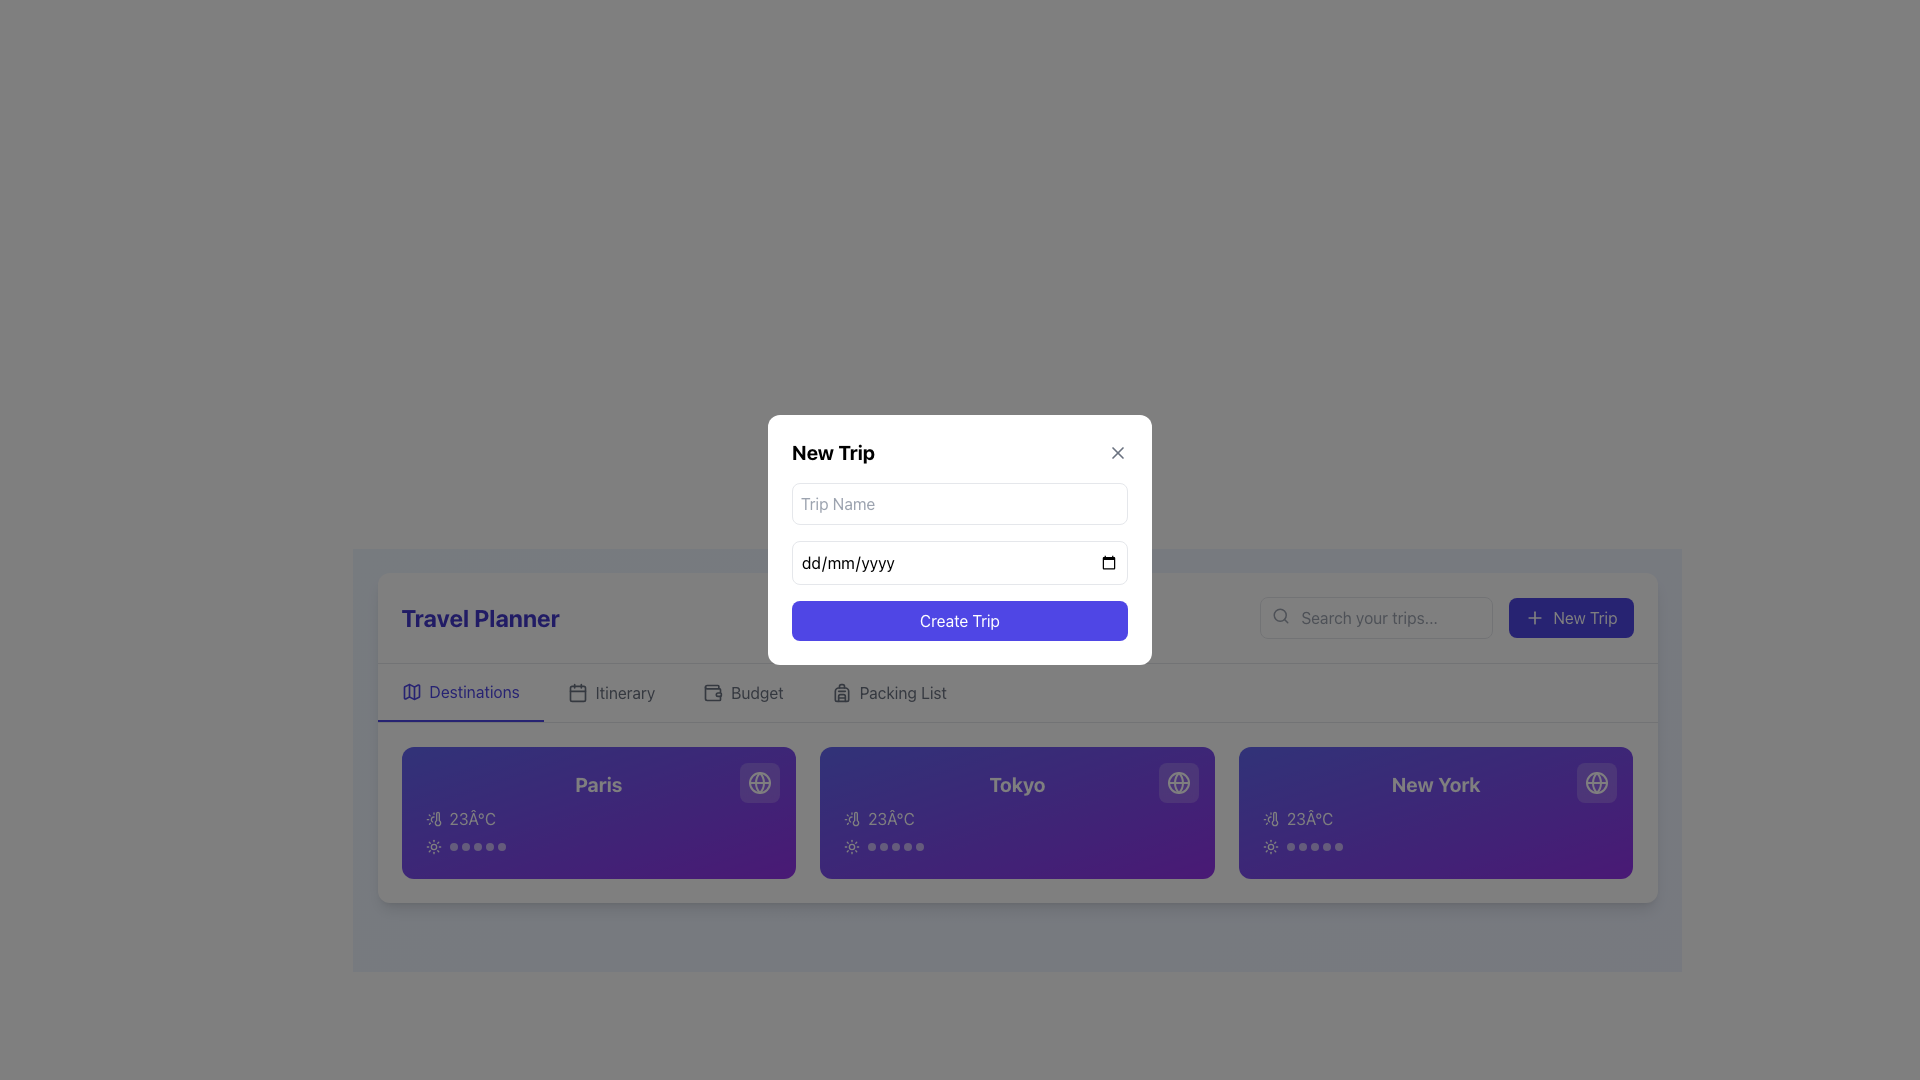 This screenshot has height=1080, width=1920. What do you see at coordinates (887, 692) in the screenshot?
I see `the 'Packing List' button, which features a backpack icon and is located in the horizontal menu bar beneath the 'Travel Planner' panel, as the fourth item from the left` at bounding box center [887, 692].